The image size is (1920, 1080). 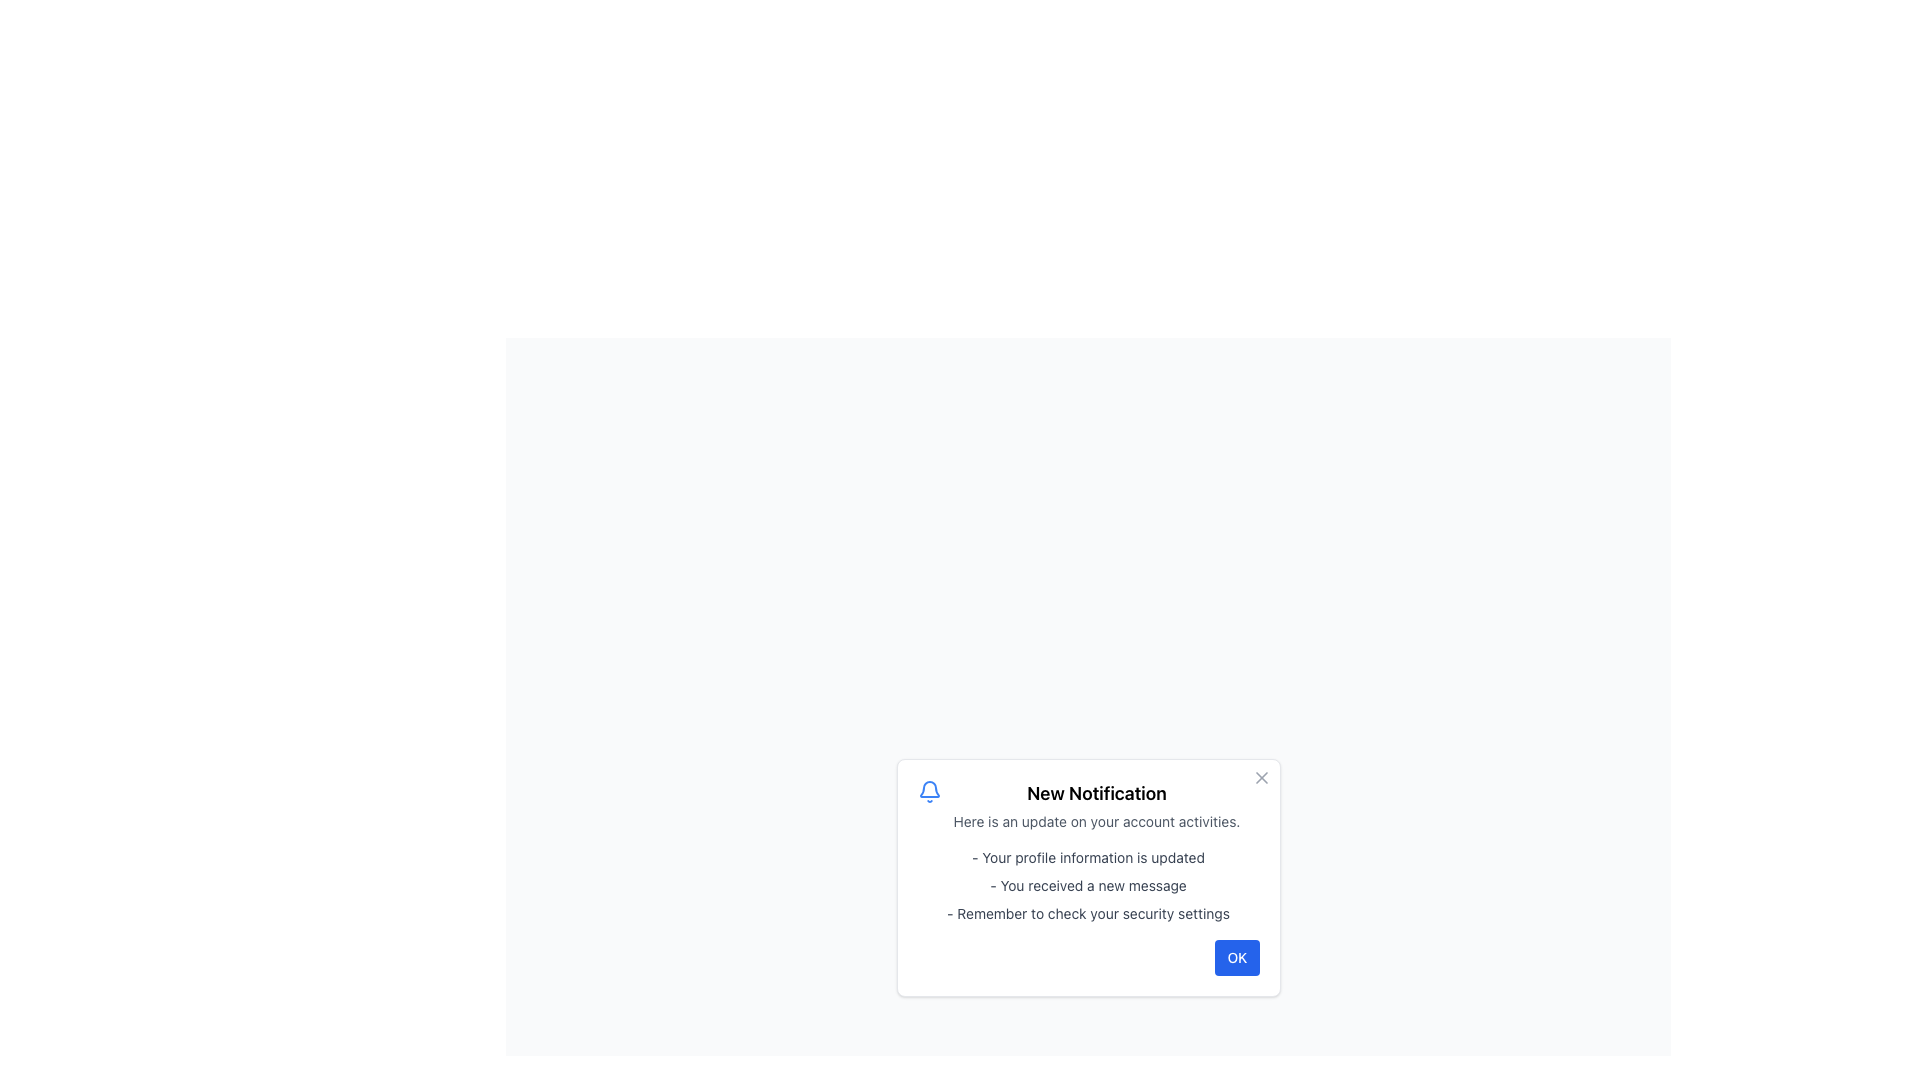 What do you see at coordinates (1095, 821) in the screenshot?
I see `the text block that provides a summary of recent activities or updates within the notification modal, located directly below the 'New Notification' header` at bounding box center [1095, 821].